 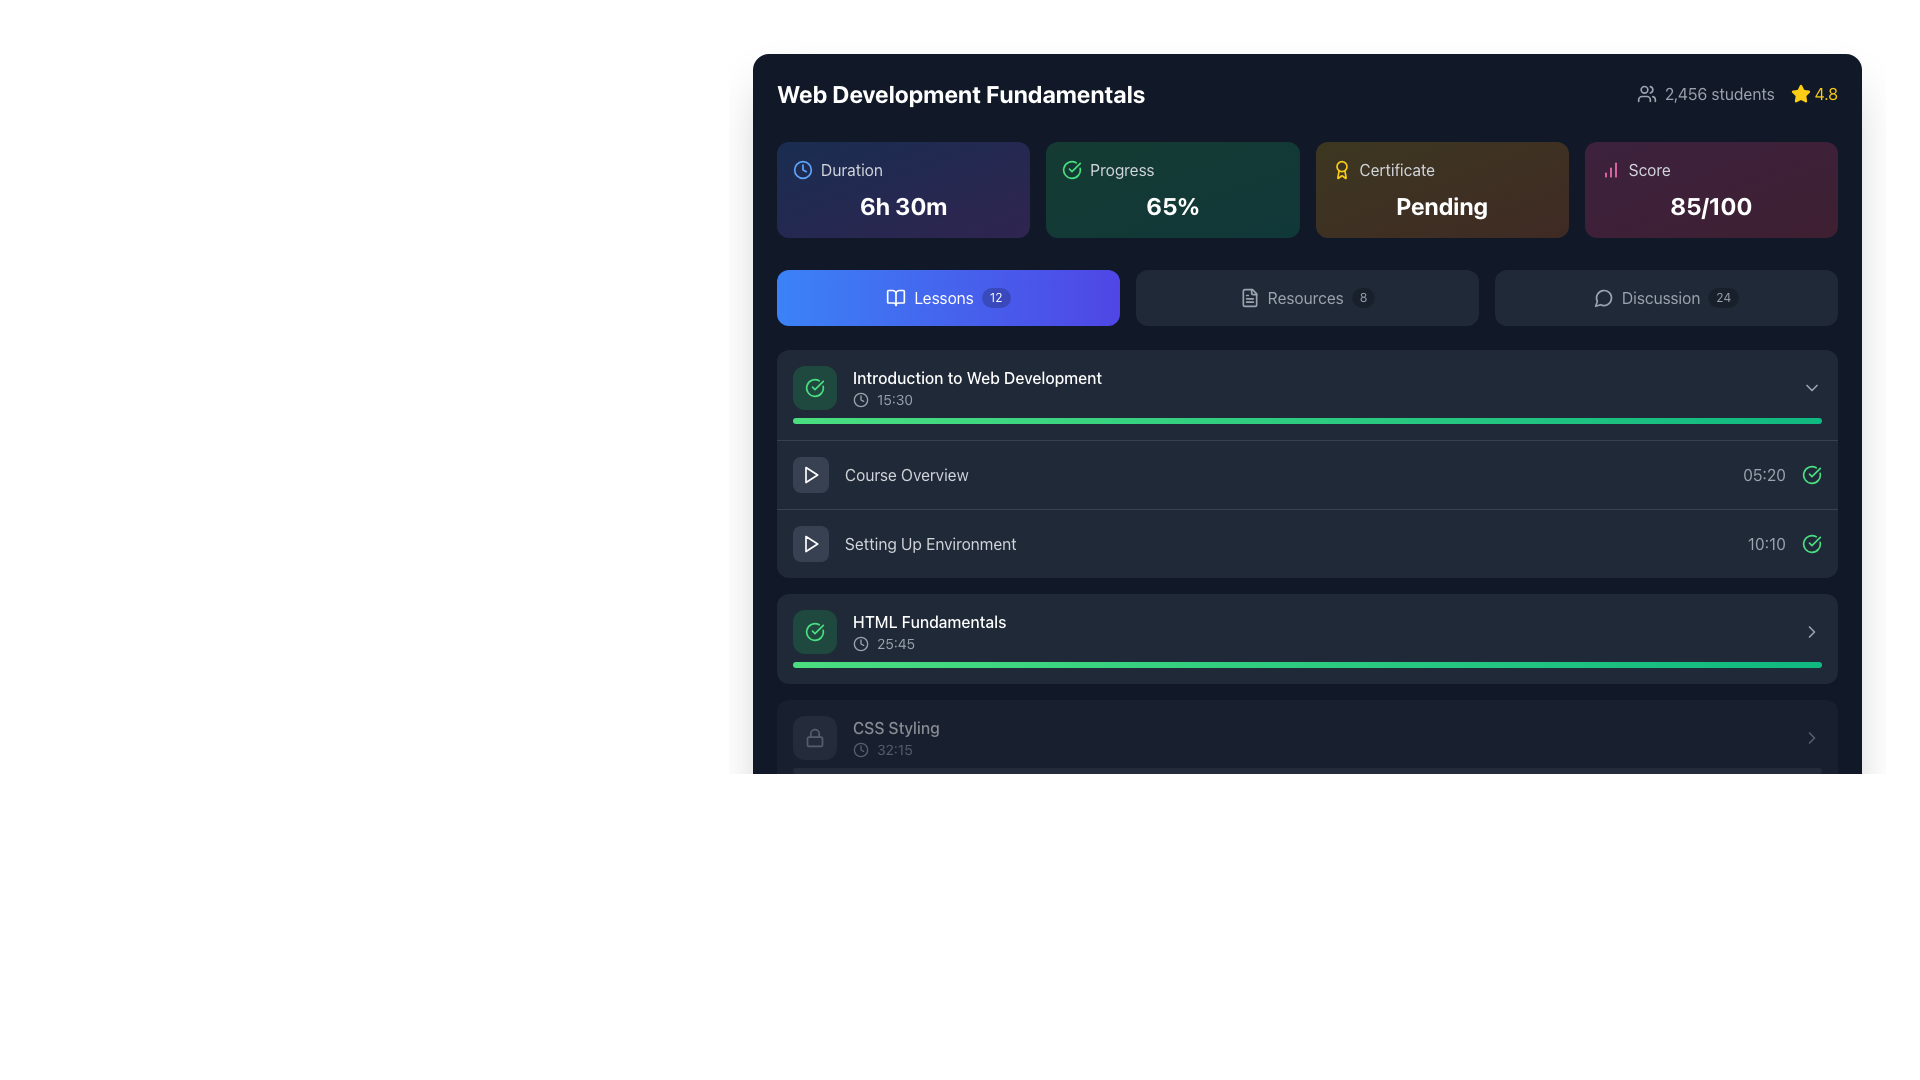 I want to click on the 'Resources' text label in the navigation bar, so click(x=1305, y=297).